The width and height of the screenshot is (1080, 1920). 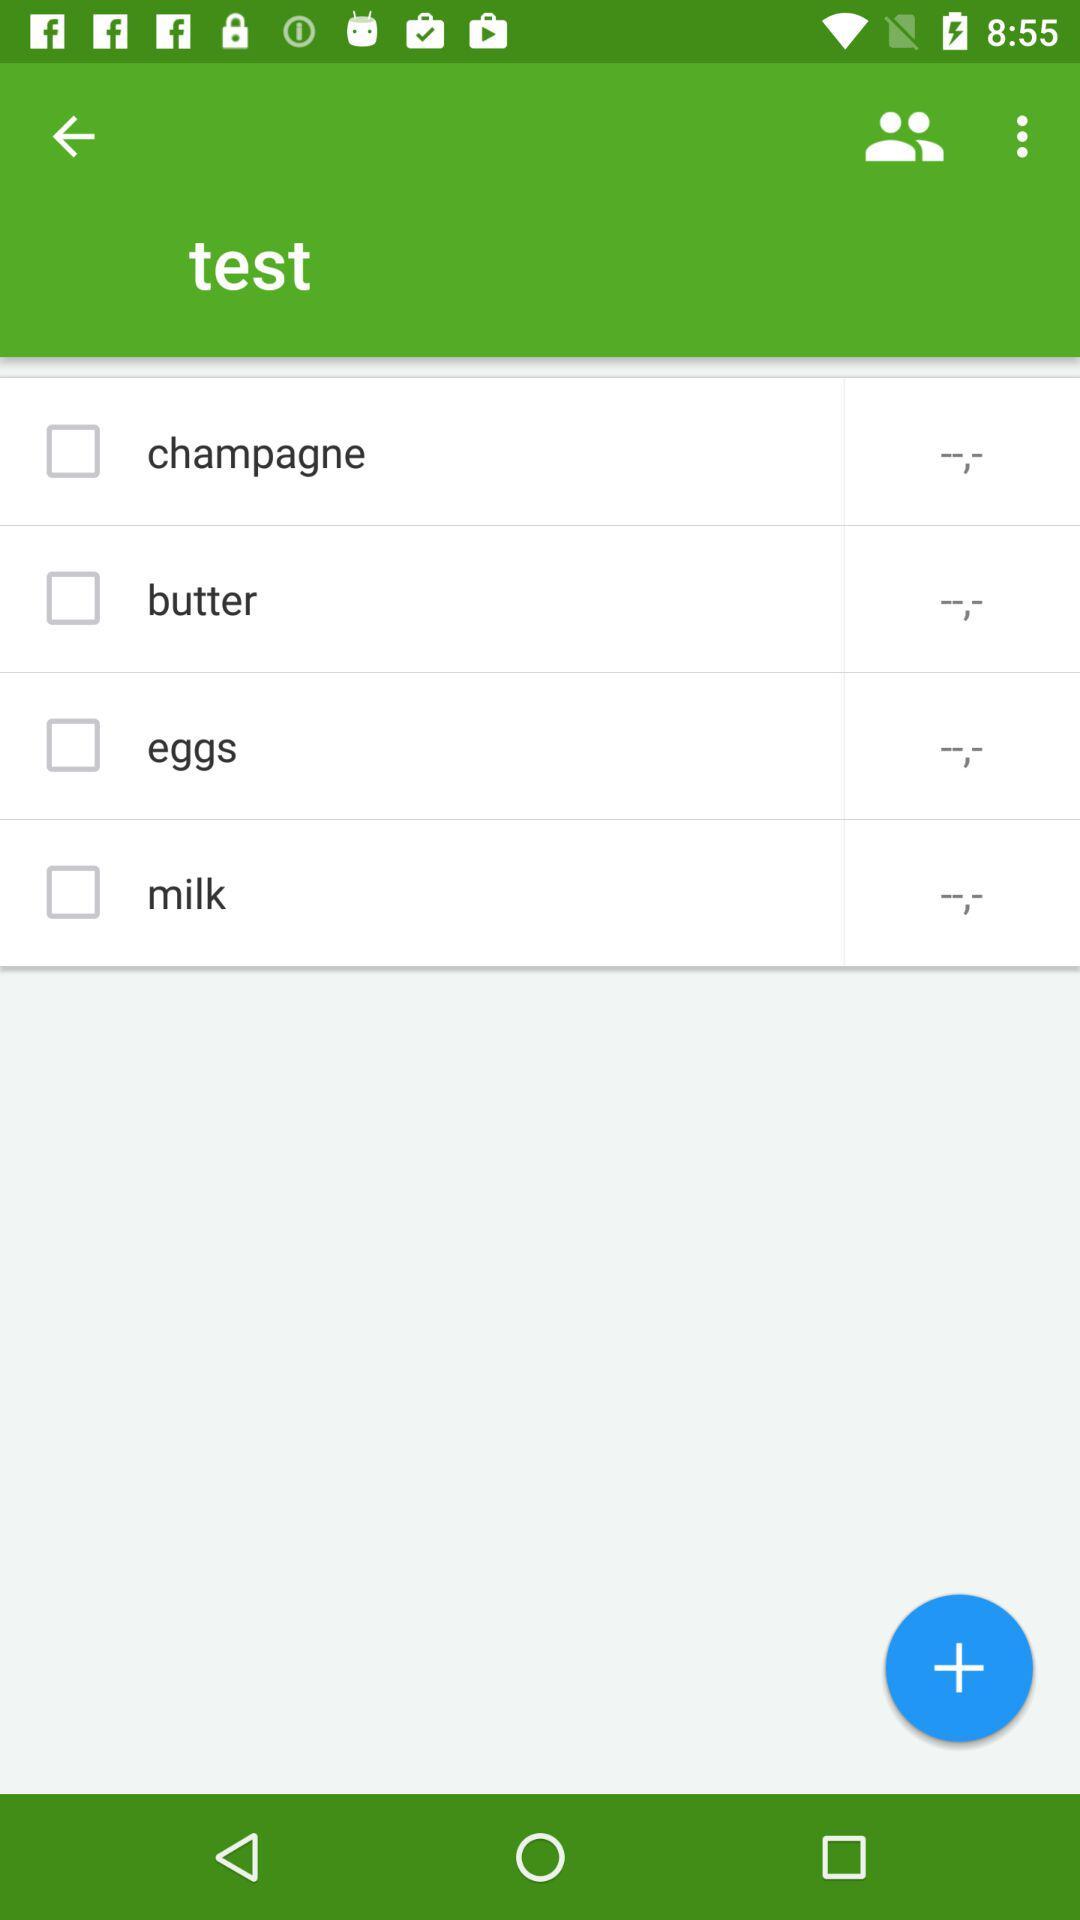 I want to click on item to the left of the test, so click(x=72, y=135).